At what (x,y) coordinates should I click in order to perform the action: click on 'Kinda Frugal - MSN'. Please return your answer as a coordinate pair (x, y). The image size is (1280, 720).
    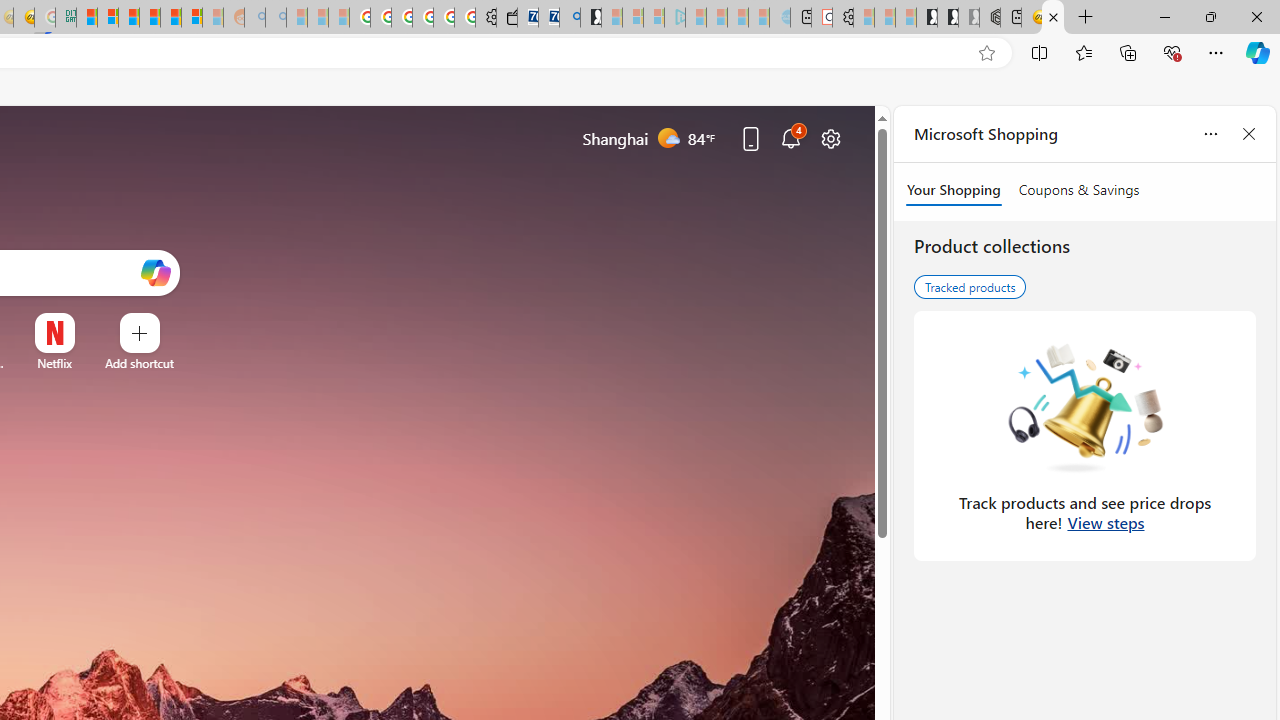
    Looking at the image, I should click on (170, 17).